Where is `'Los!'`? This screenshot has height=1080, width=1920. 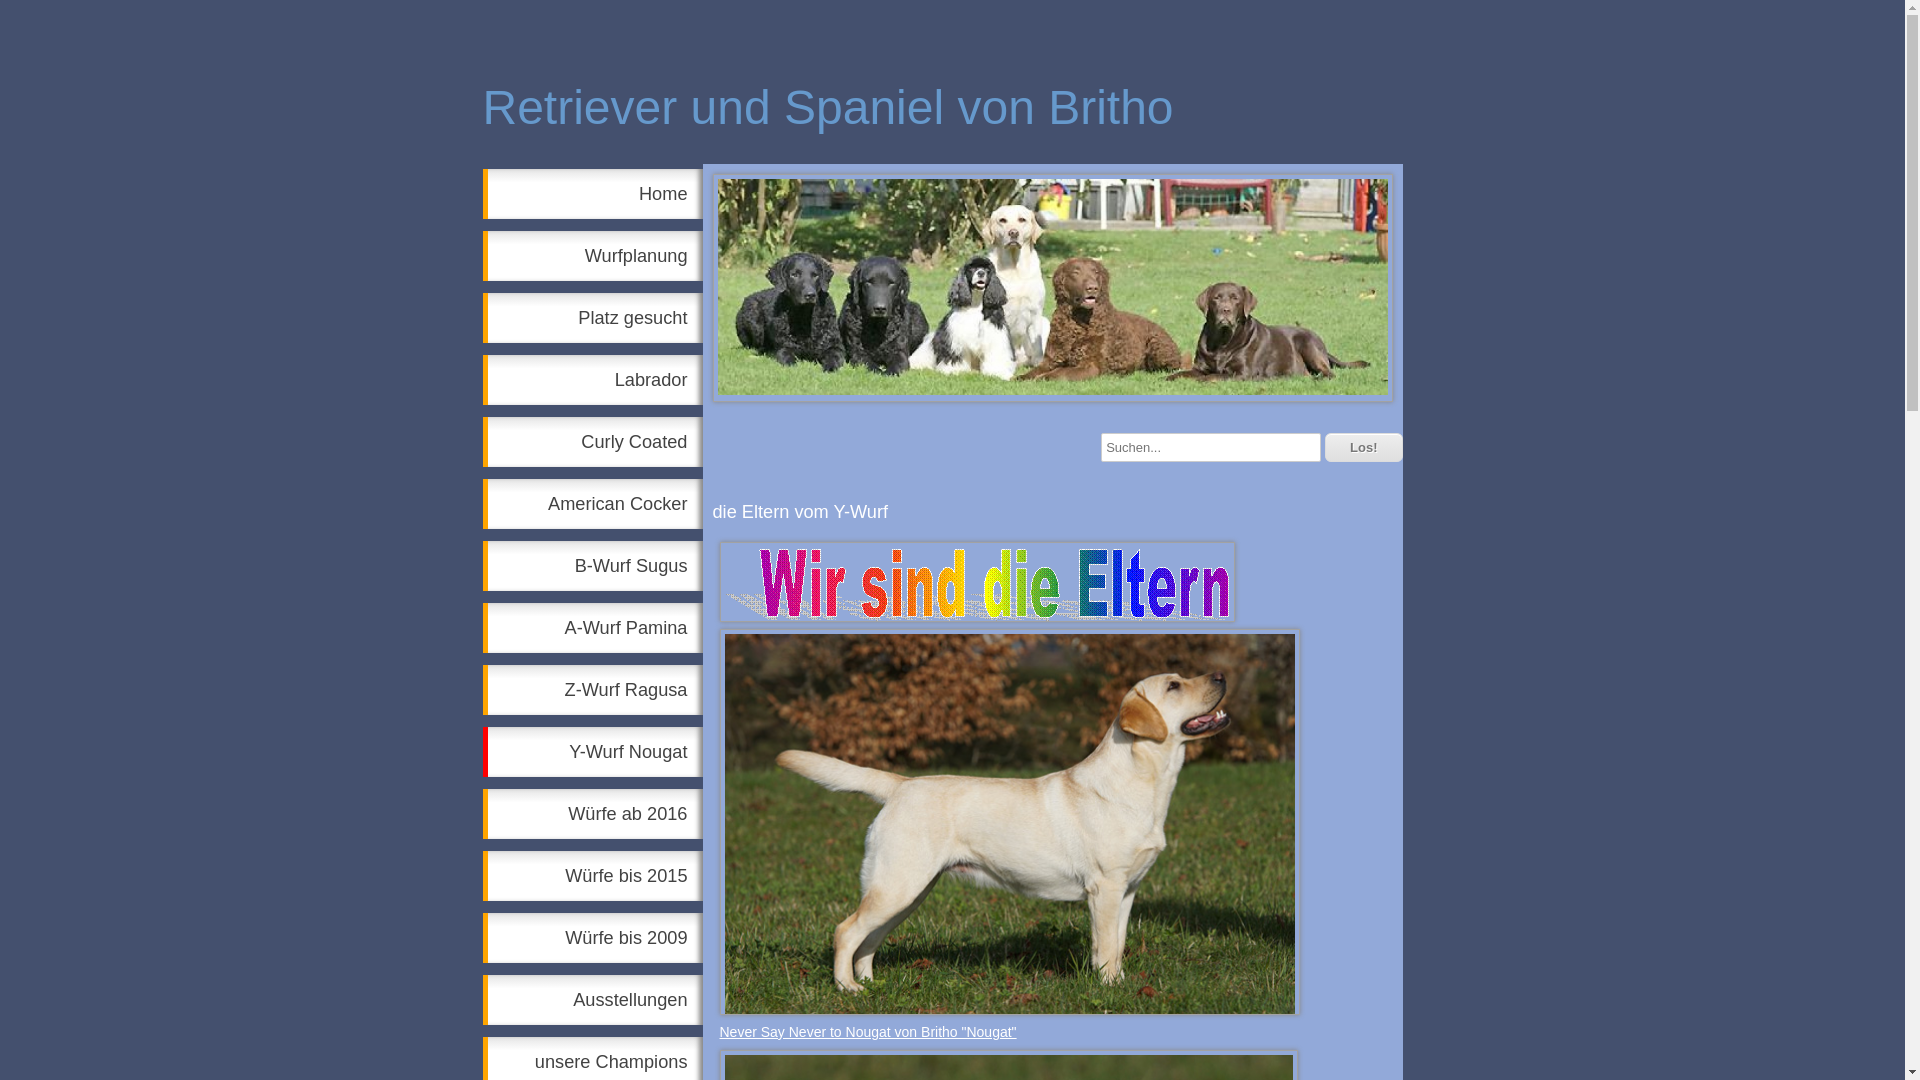
'Los!' is located at coordinates (1324, 446).